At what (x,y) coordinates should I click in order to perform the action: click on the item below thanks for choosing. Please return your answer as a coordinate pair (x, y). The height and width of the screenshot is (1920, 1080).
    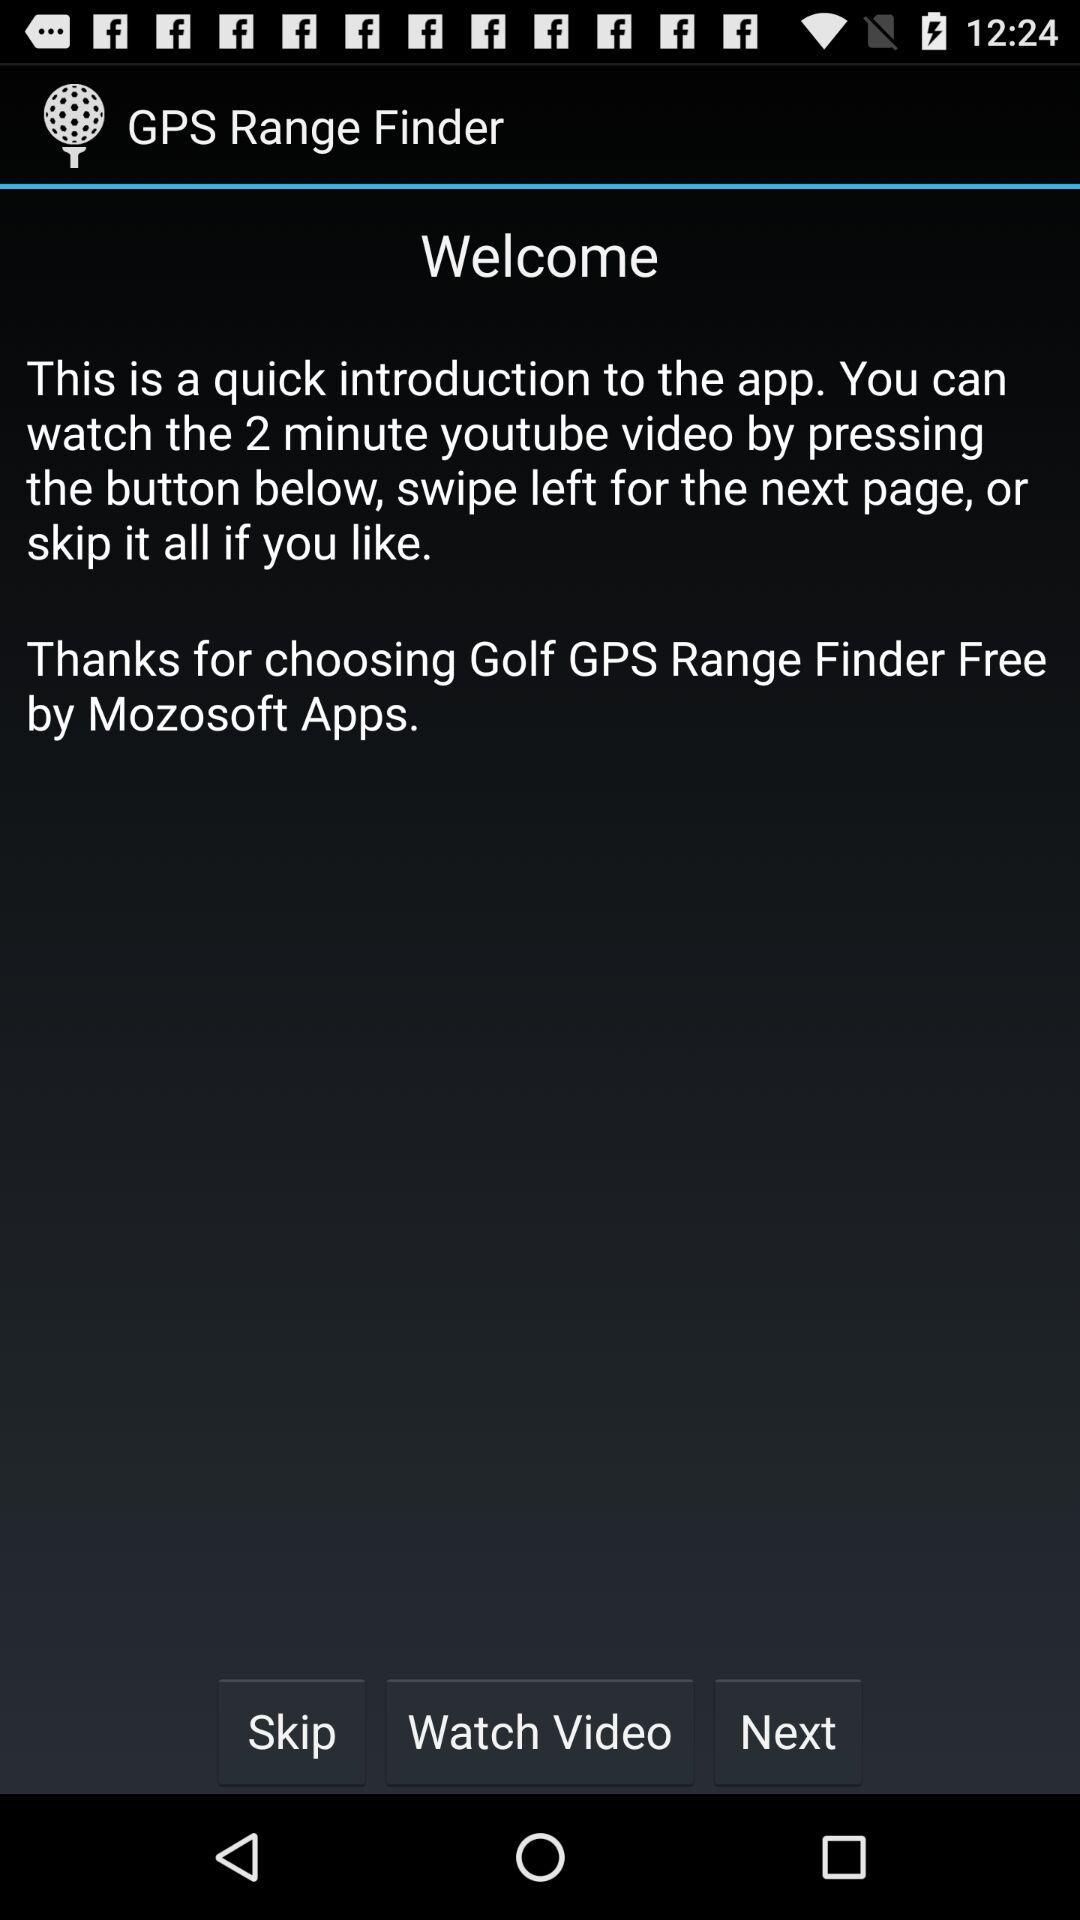
    Looking at the image, I should click on (291, 1730).